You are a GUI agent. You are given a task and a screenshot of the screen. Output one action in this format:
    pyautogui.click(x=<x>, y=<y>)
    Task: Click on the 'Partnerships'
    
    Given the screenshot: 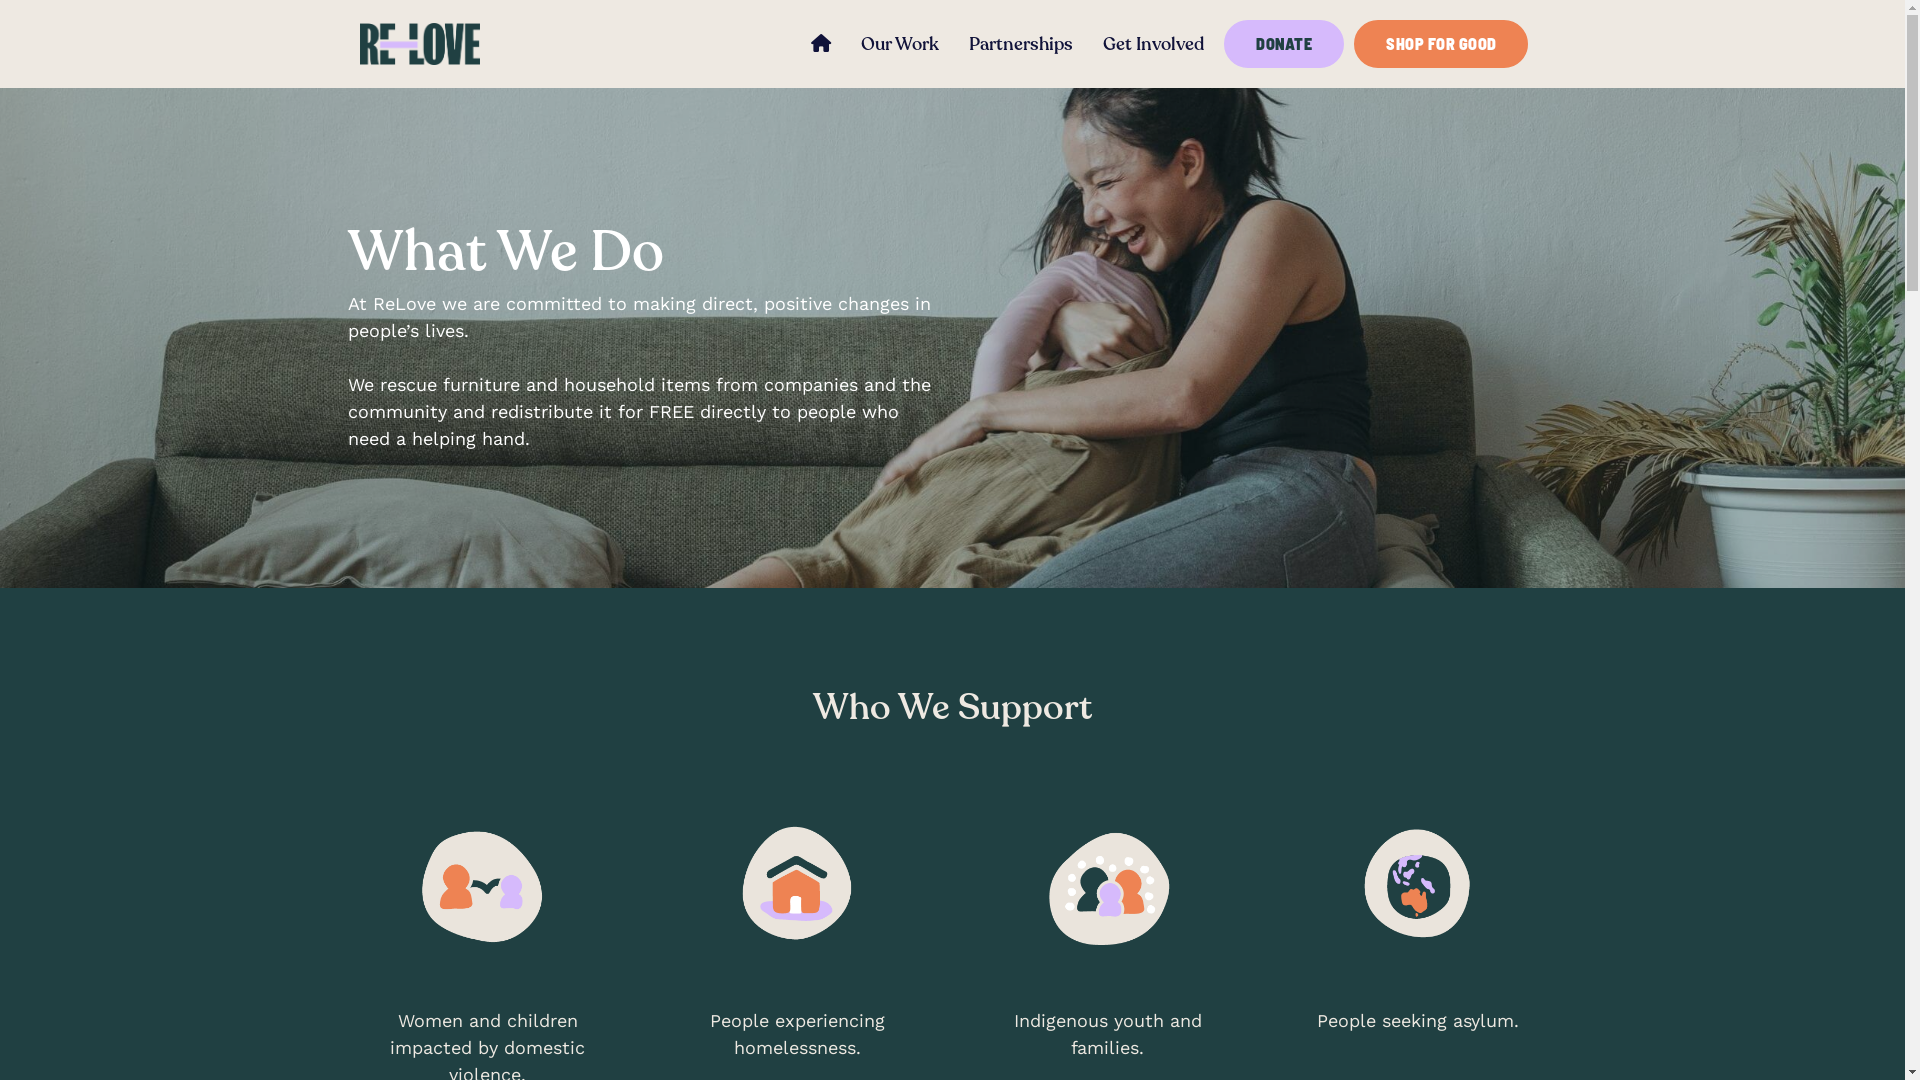 What is the action you would take?
    pyautogui.click(x=953, y=44)
    